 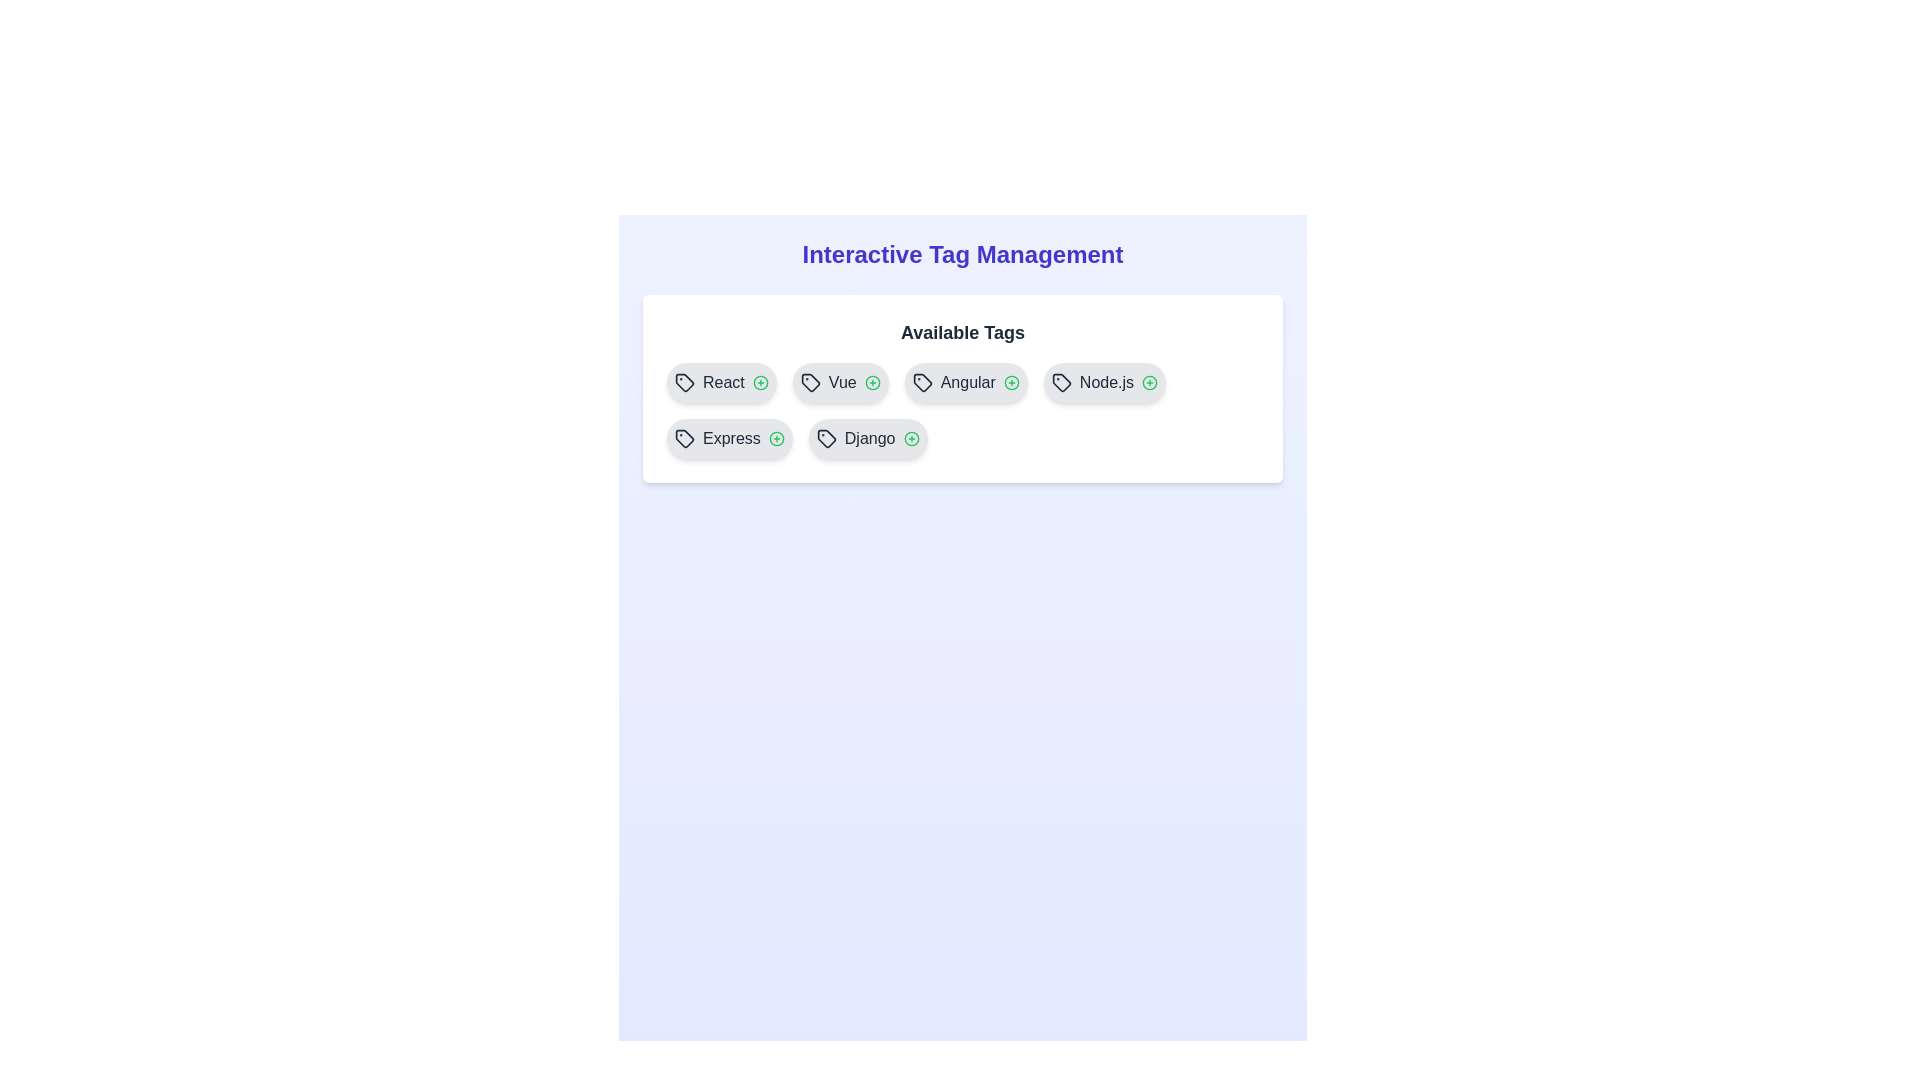 What do you see at coordinates (810, 382) in the screenshot?
I see `the Decorative Icon that resembles a price tag, which is located next to the 'Vue' label` at bounding box center [810, 382].